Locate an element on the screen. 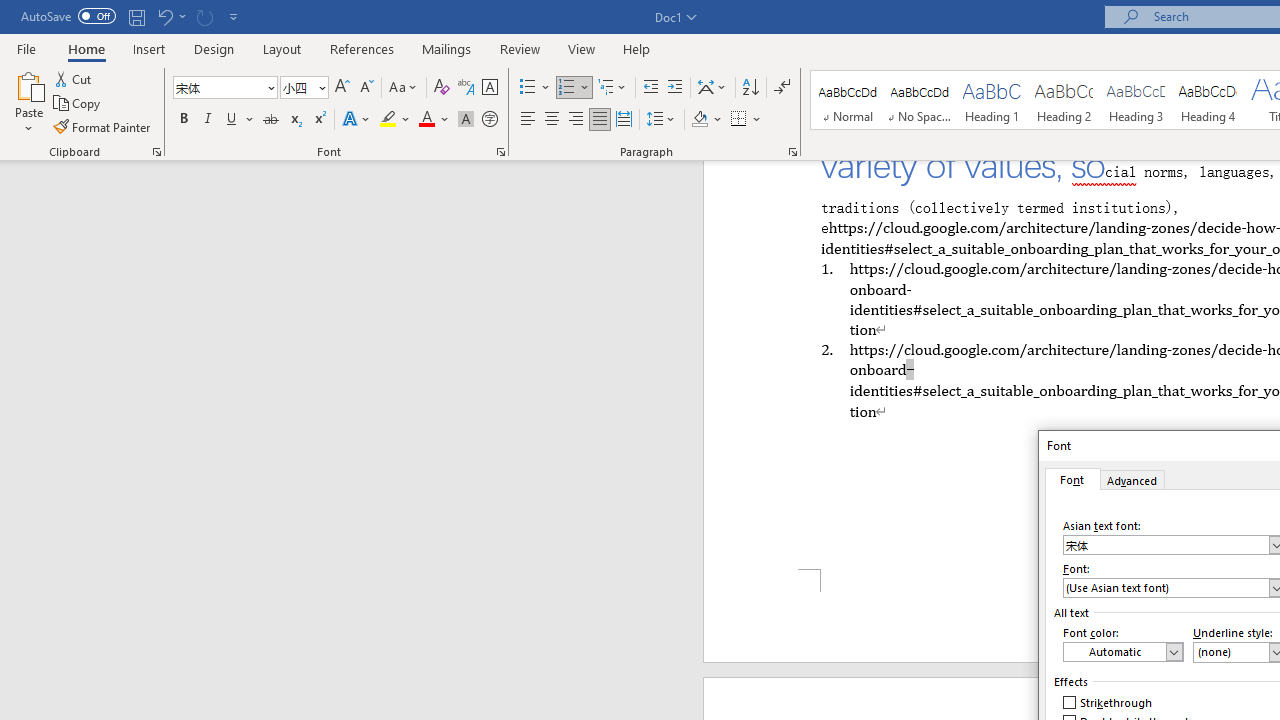 The width and height of the screenshot is (1280, 720). 'Heading 3' is located at coordinates (1136, 100).